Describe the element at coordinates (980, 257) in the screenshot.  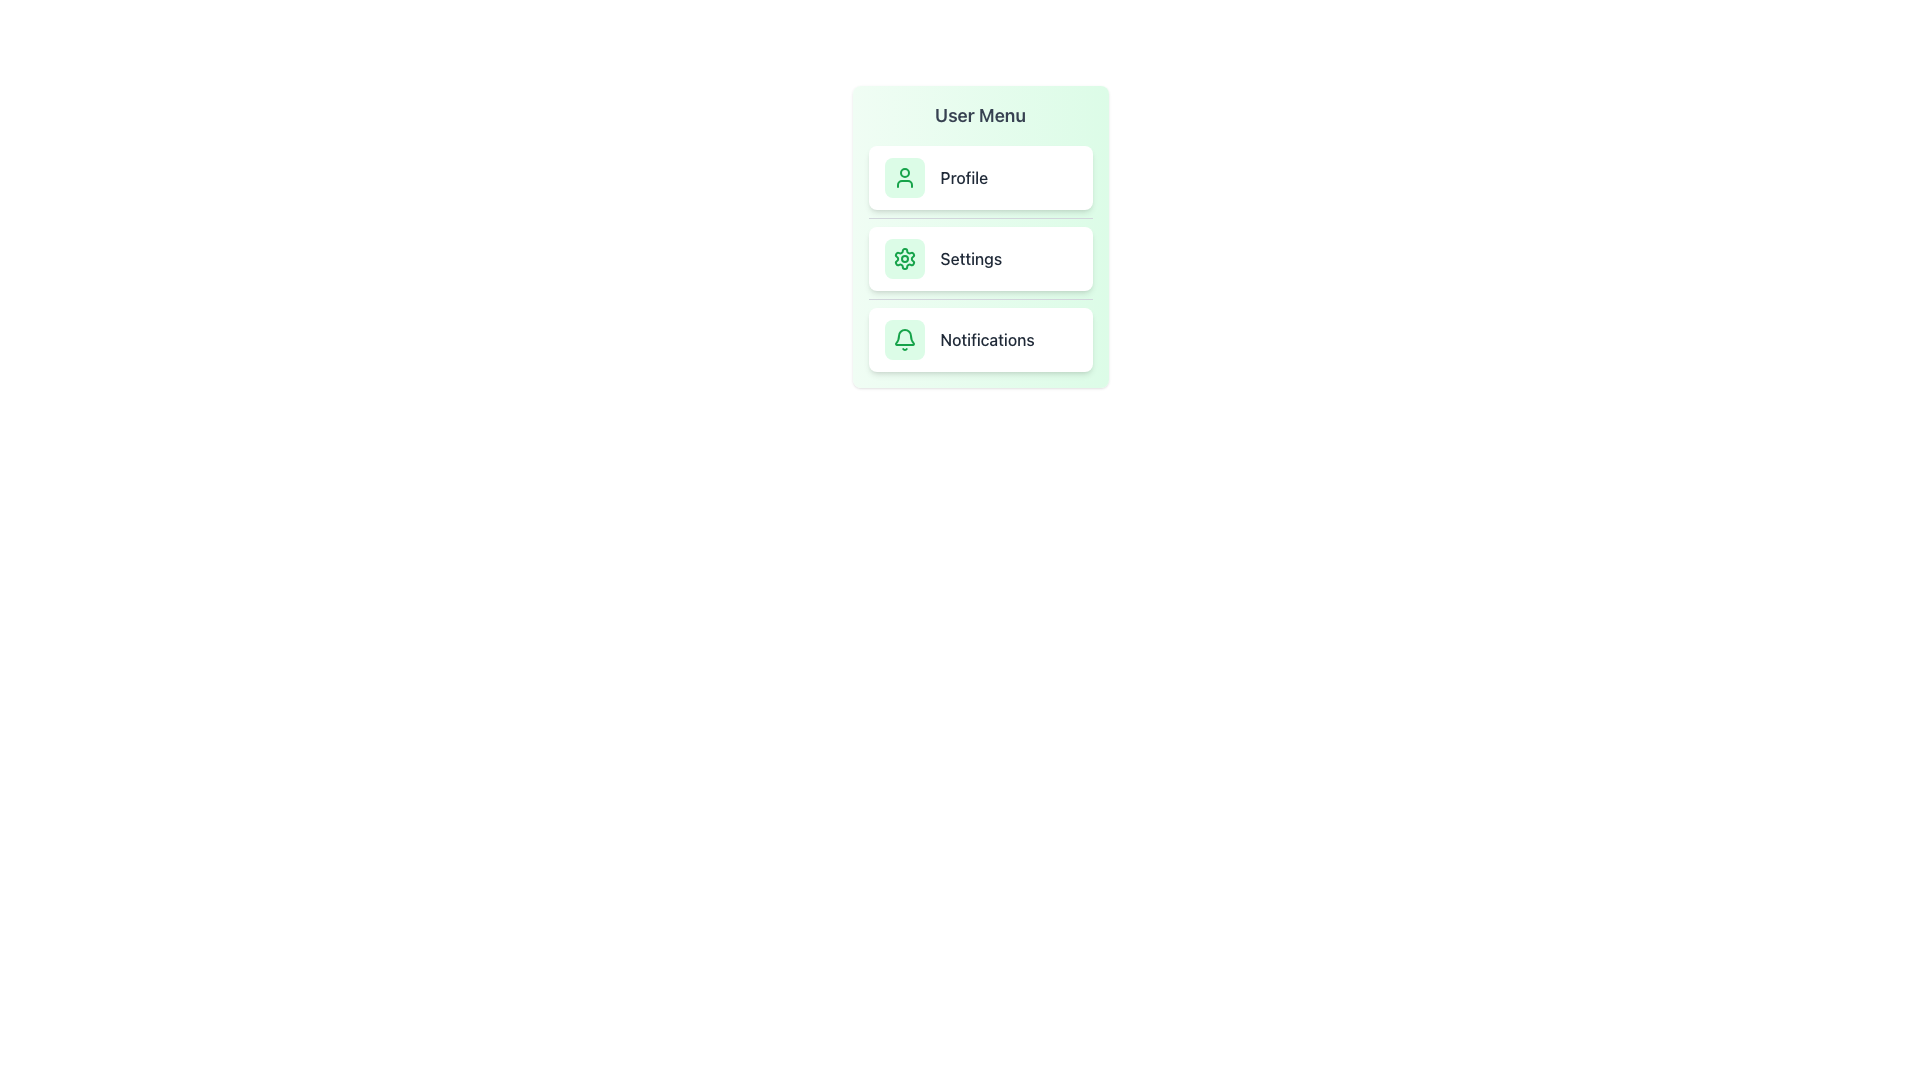
I see `the 'Settings' button in the user menu` at that location.